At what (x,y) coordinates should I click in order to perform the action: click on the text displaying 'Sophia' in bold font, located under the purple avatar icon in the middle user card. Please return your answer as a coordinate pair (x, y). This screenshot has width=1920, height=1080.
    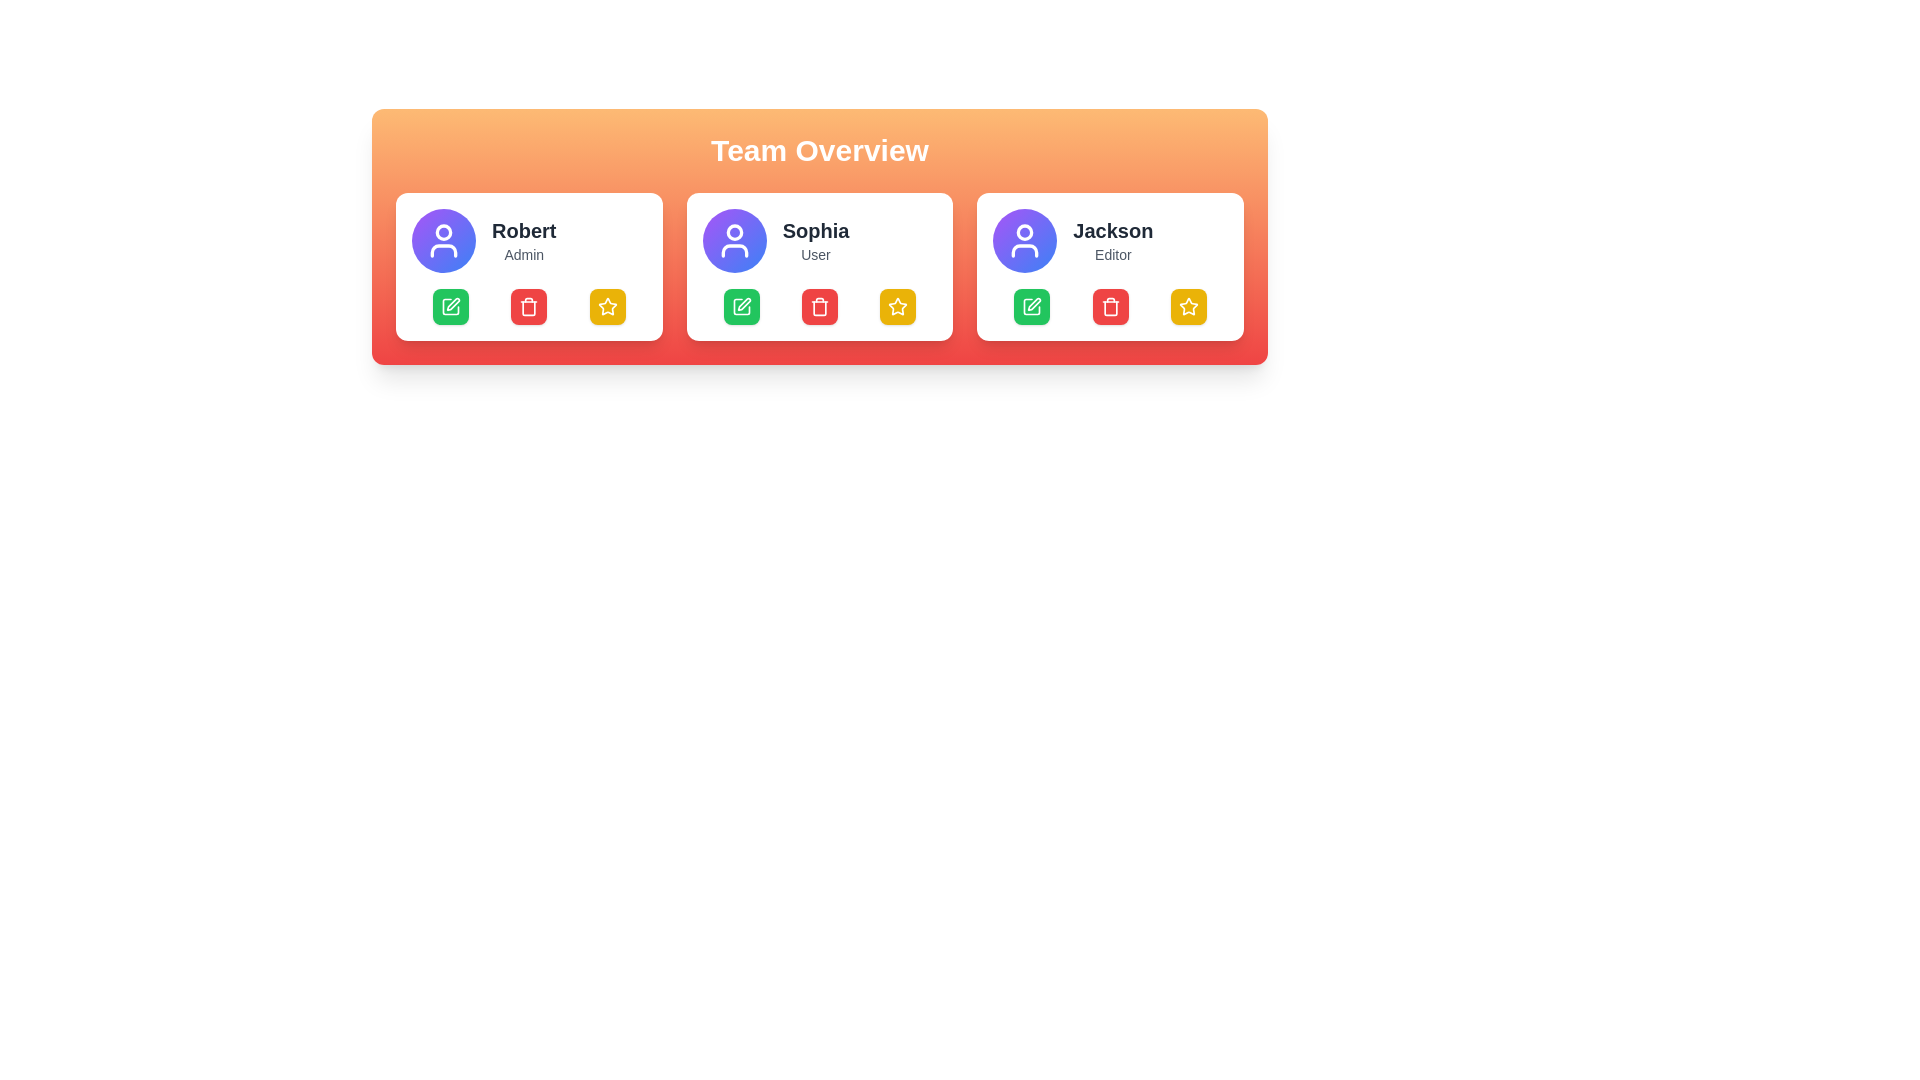
    Looking at the image, I should click on (816, 230).